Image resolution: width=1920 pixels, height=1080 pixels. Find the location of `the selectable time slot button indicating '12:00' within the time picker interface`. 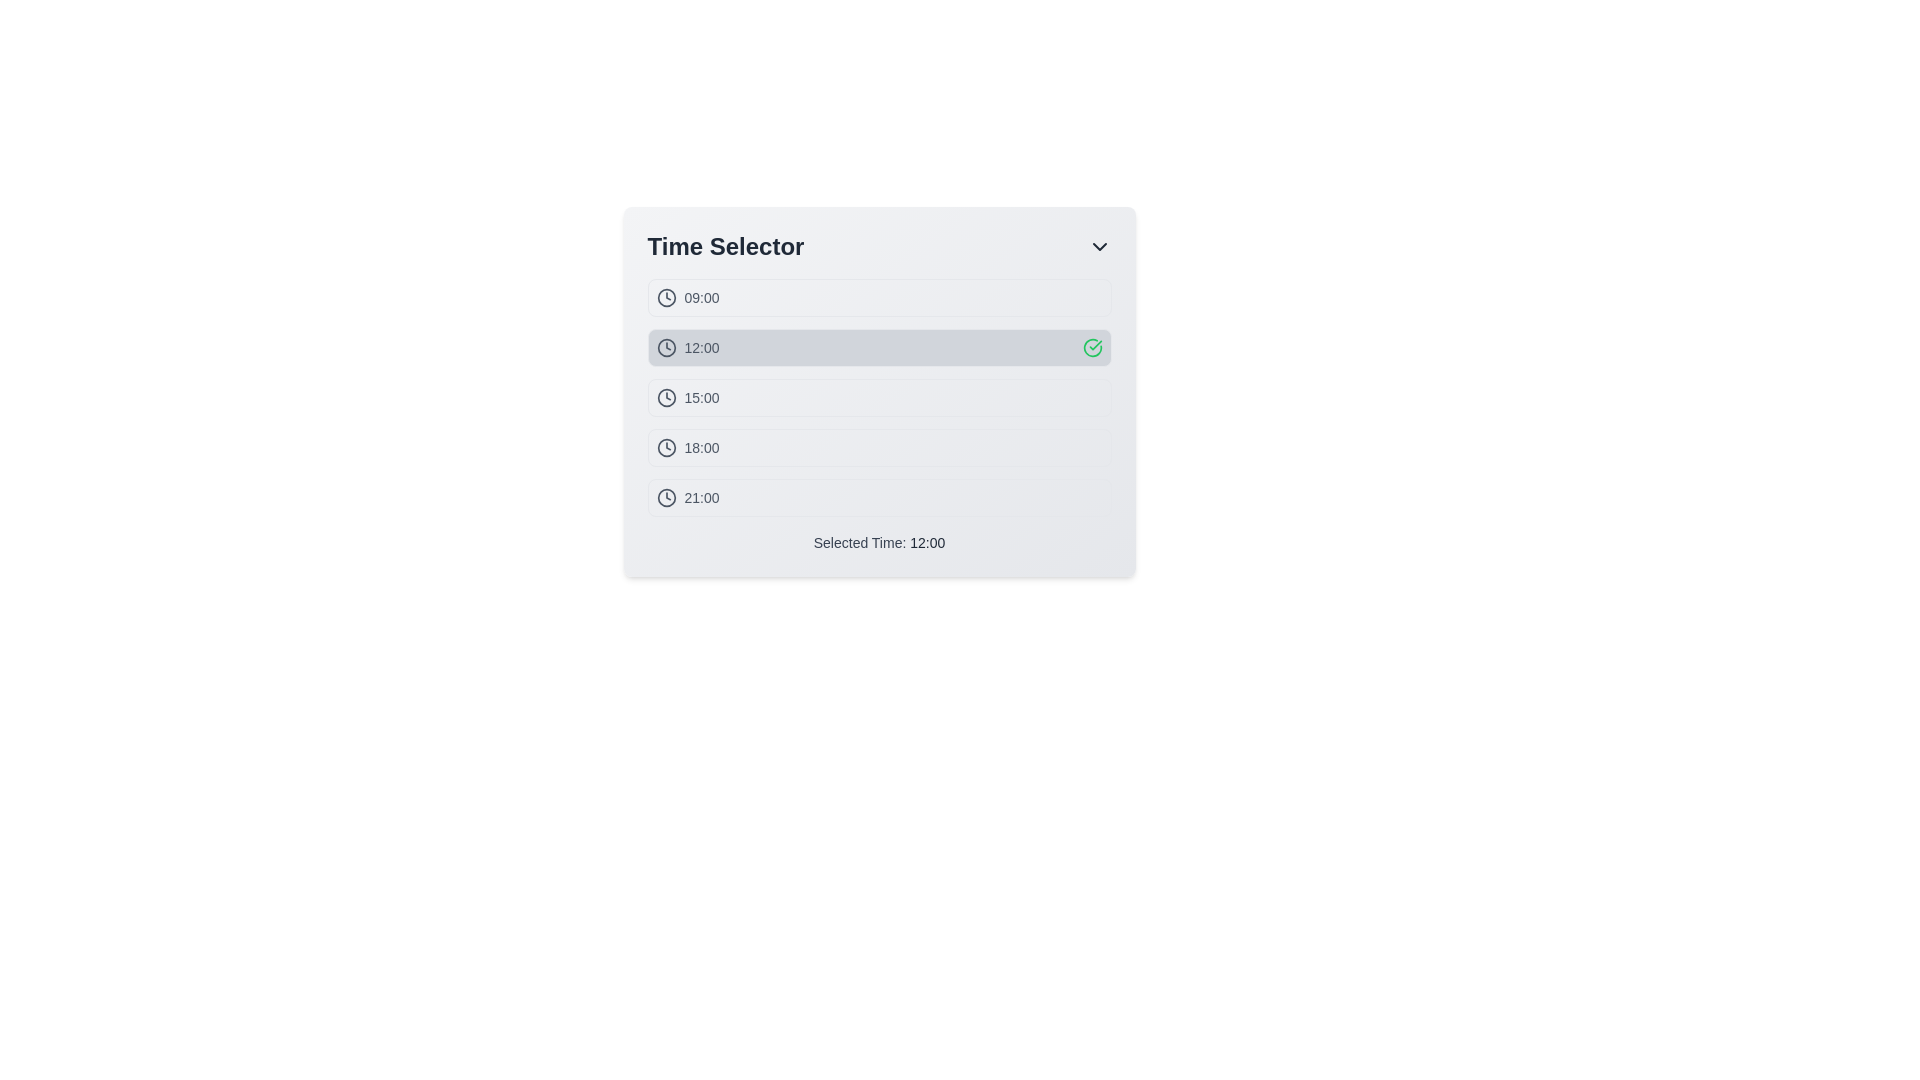

the selectable time slot button indicating '12:00' within the time picker interface is located at coordinates (879, 346).